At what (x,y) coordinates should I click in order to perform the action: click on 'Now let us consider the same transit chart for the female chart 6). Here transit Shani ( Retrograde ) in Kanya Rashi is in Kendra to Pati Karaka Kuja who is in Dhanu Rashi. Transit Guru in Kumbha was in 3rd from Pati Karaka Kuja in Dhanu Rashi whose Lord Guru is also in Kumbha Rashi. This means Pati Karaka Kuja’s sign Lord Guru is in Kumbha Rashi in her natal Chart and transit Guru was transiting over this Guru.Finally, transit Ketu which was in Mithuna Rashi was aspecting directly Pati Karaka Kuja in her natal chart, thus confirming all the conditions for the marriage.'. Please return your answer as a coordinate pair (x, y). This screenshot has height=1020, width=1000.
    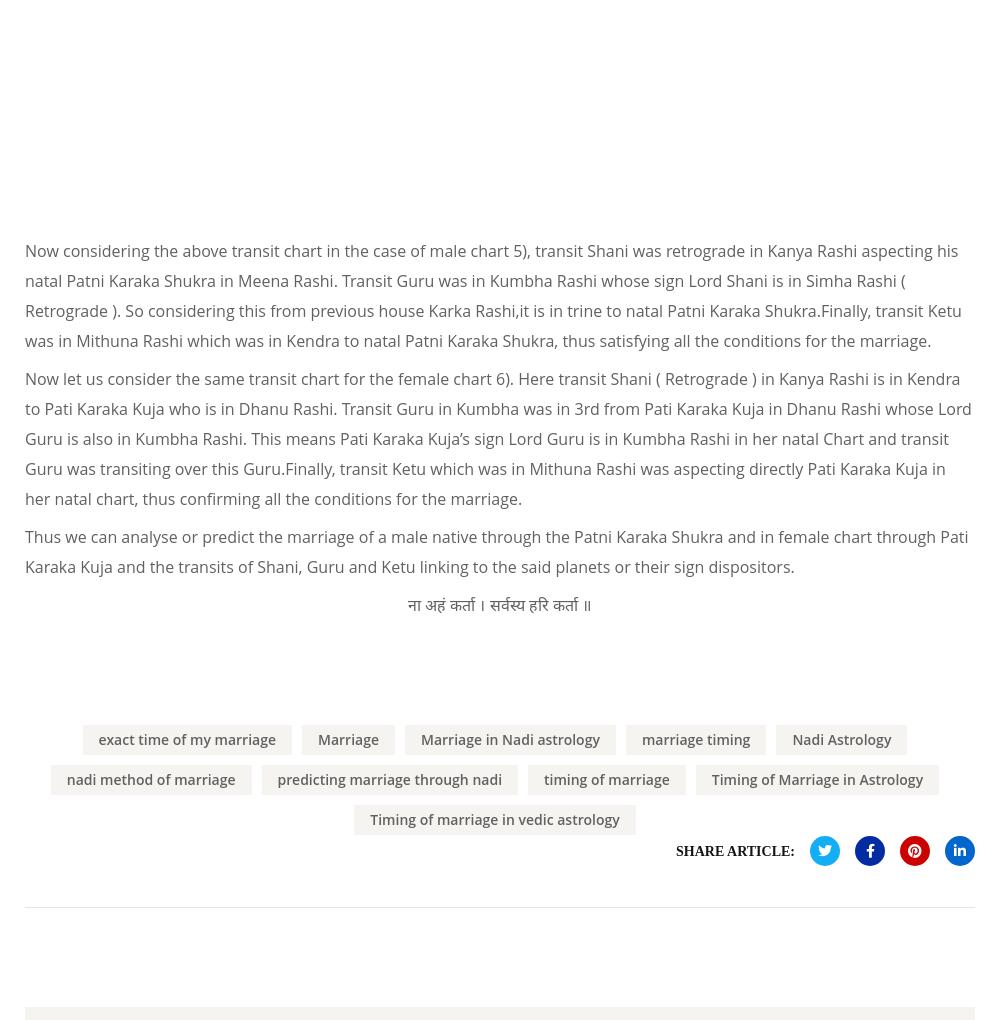
    Looking at the image, I should click on (497, 436).